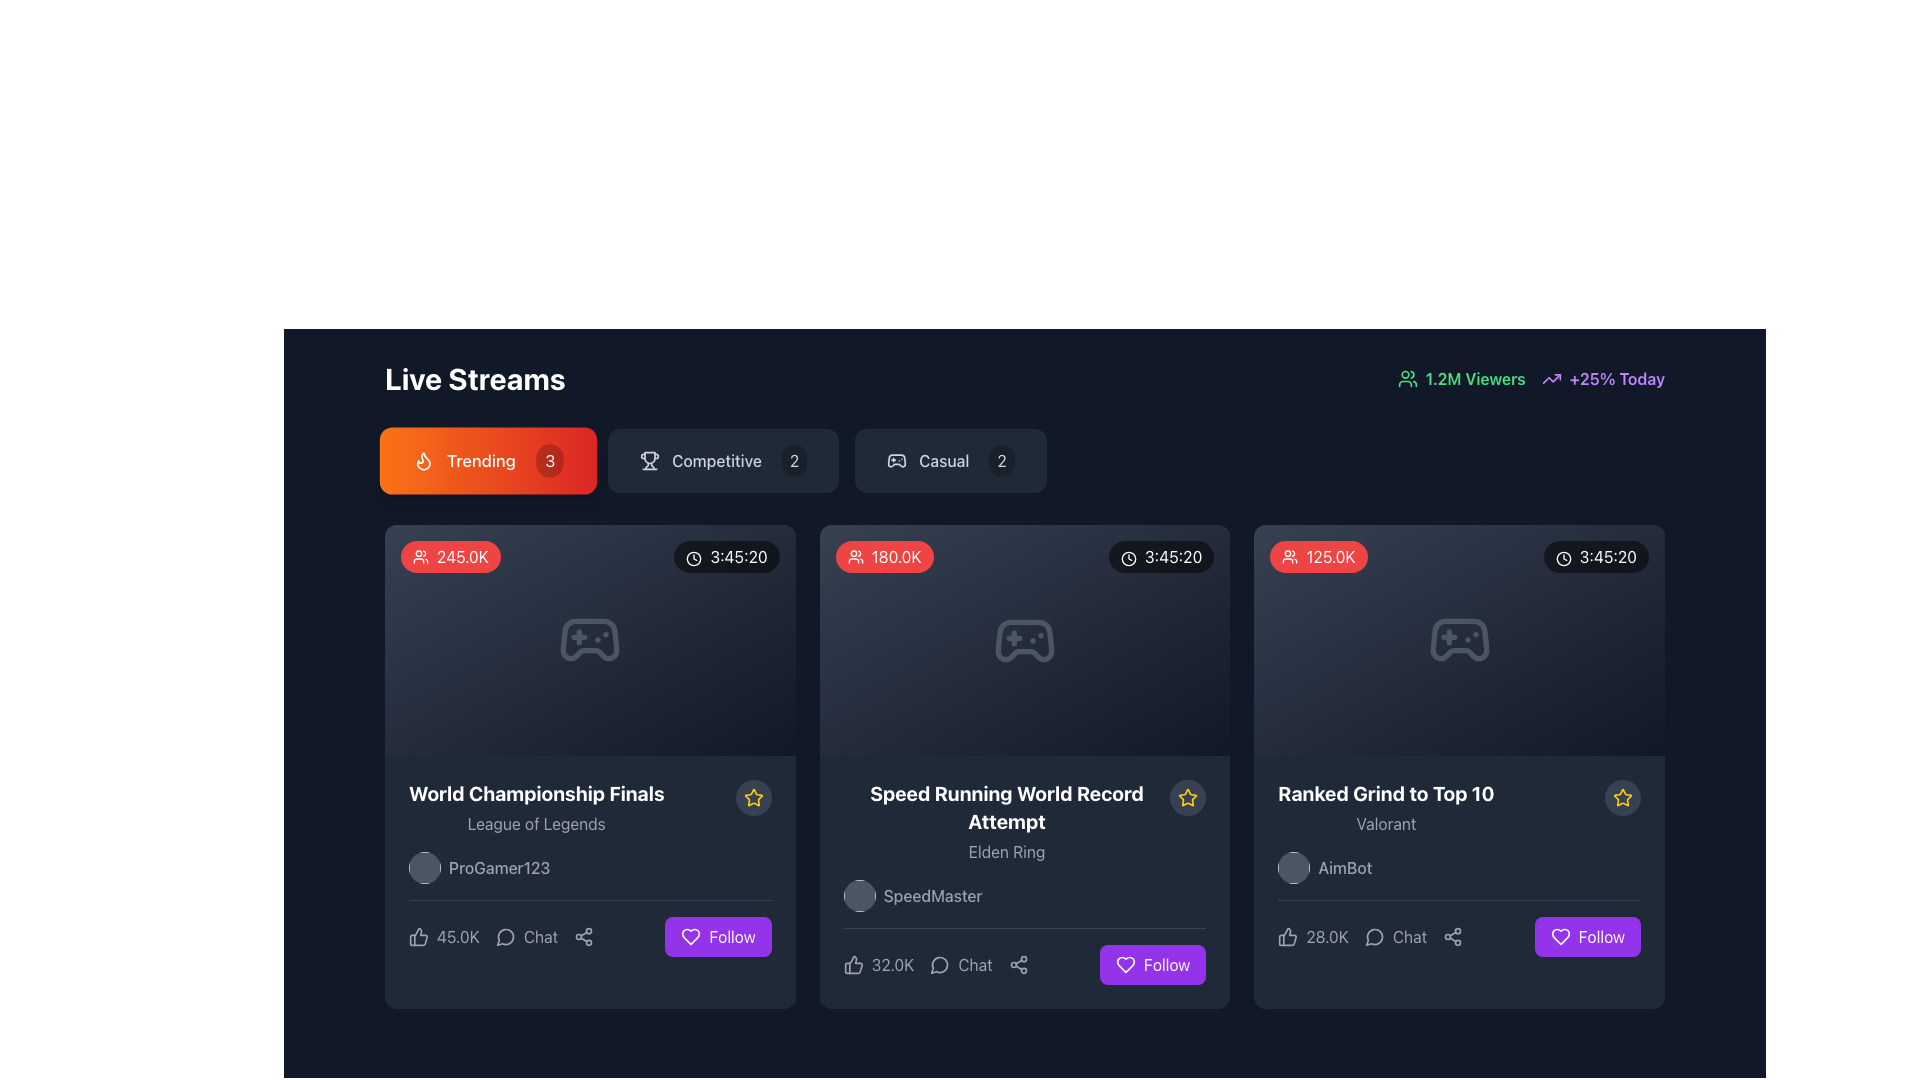 The image size is (1920, 1080). I want to click on the chat icon located within the 'Chat' button below the 'Speed Running World Record Attempt' card, which is the second card in a row of three, so click(938, 964).